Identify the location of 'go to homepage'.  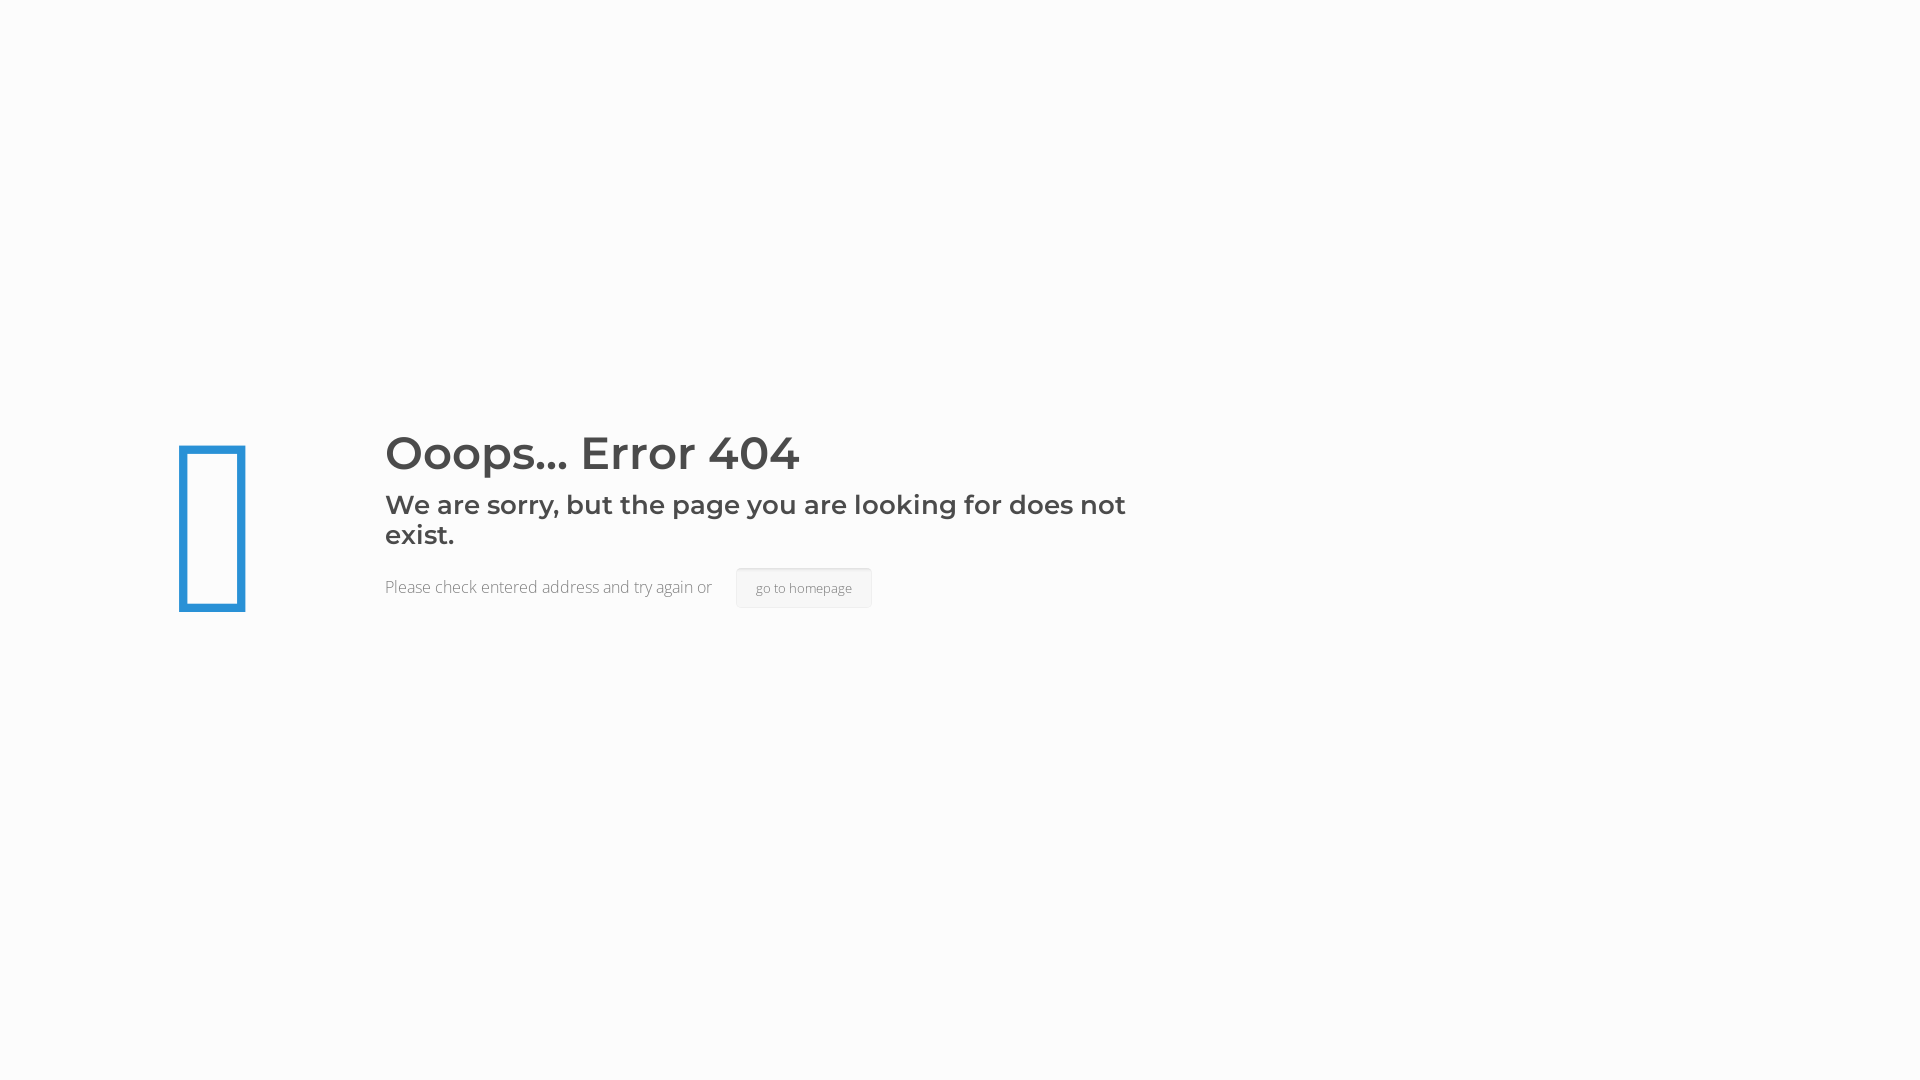
(804, 586).